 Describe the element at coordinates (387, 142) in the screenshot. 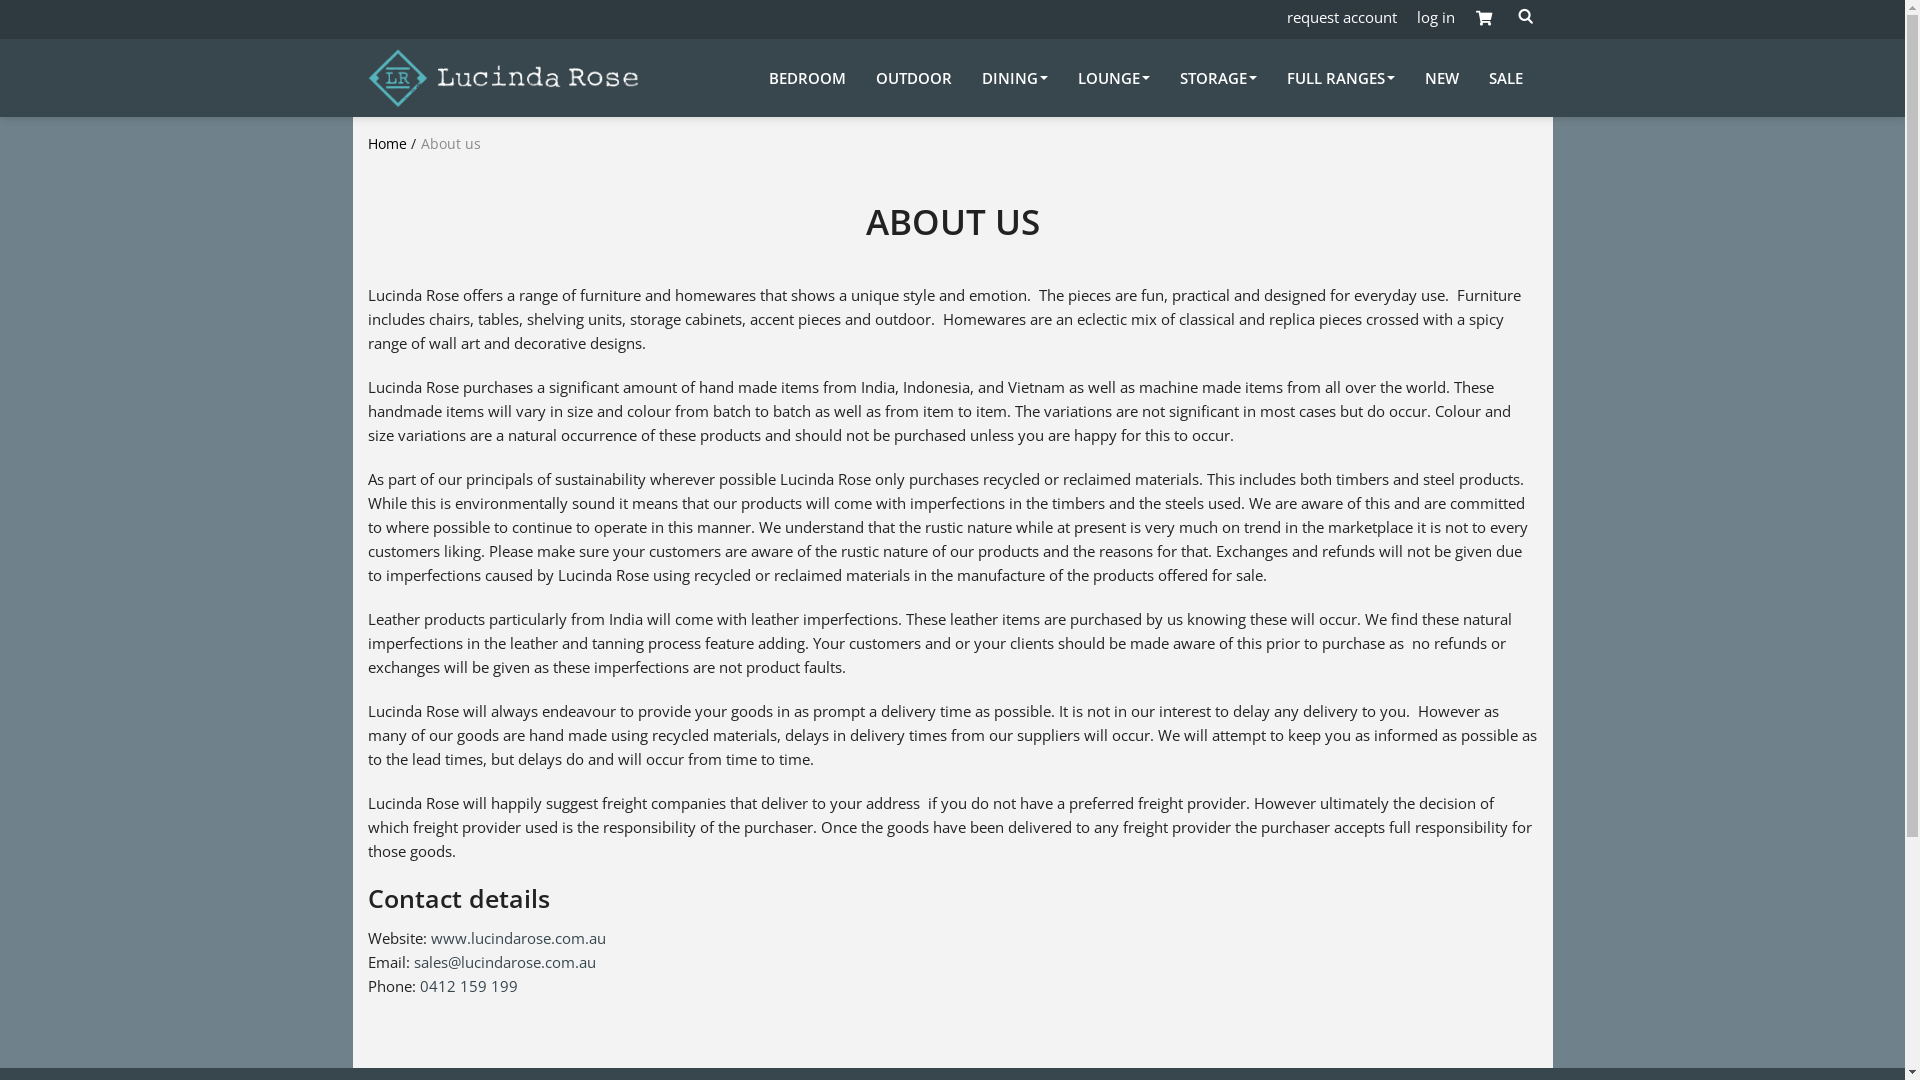

I see `'Home'` at that location.